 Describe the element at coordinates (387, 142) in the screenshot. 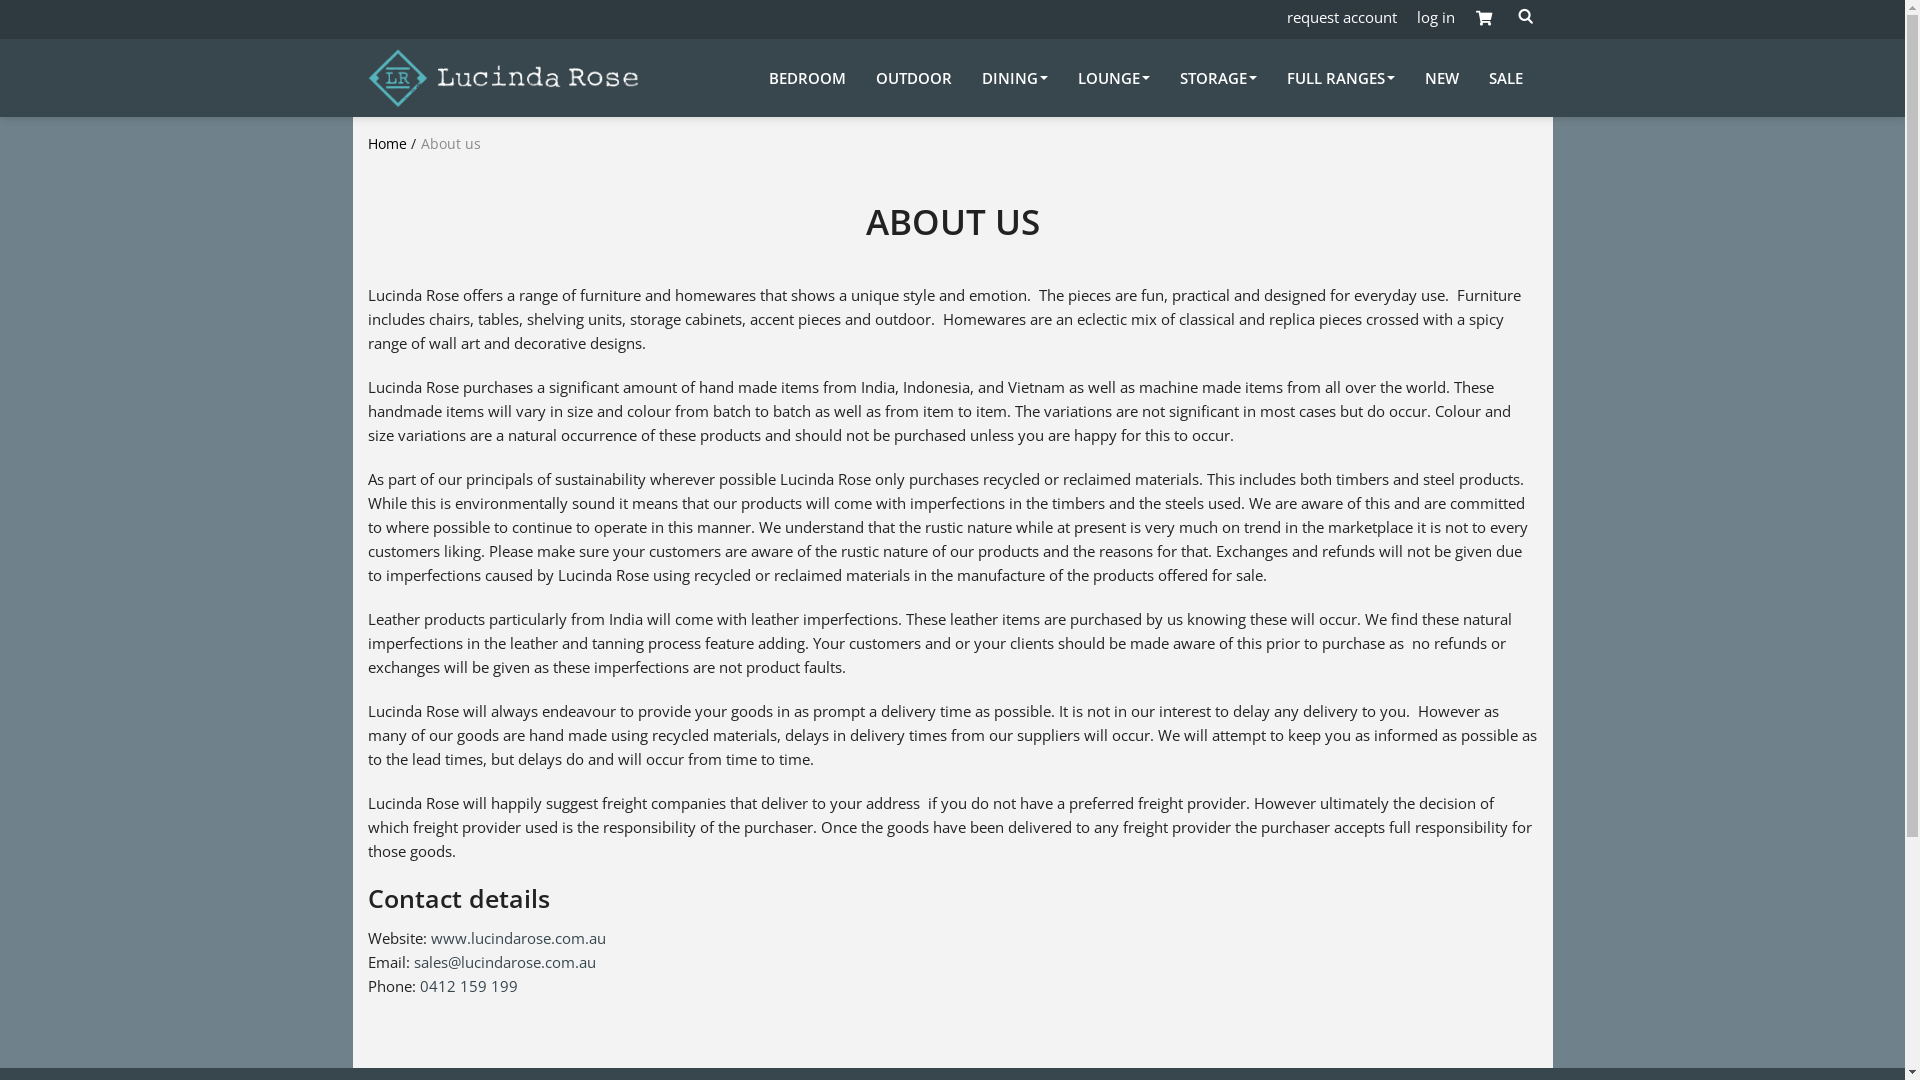

I see `'Home'` at that location.